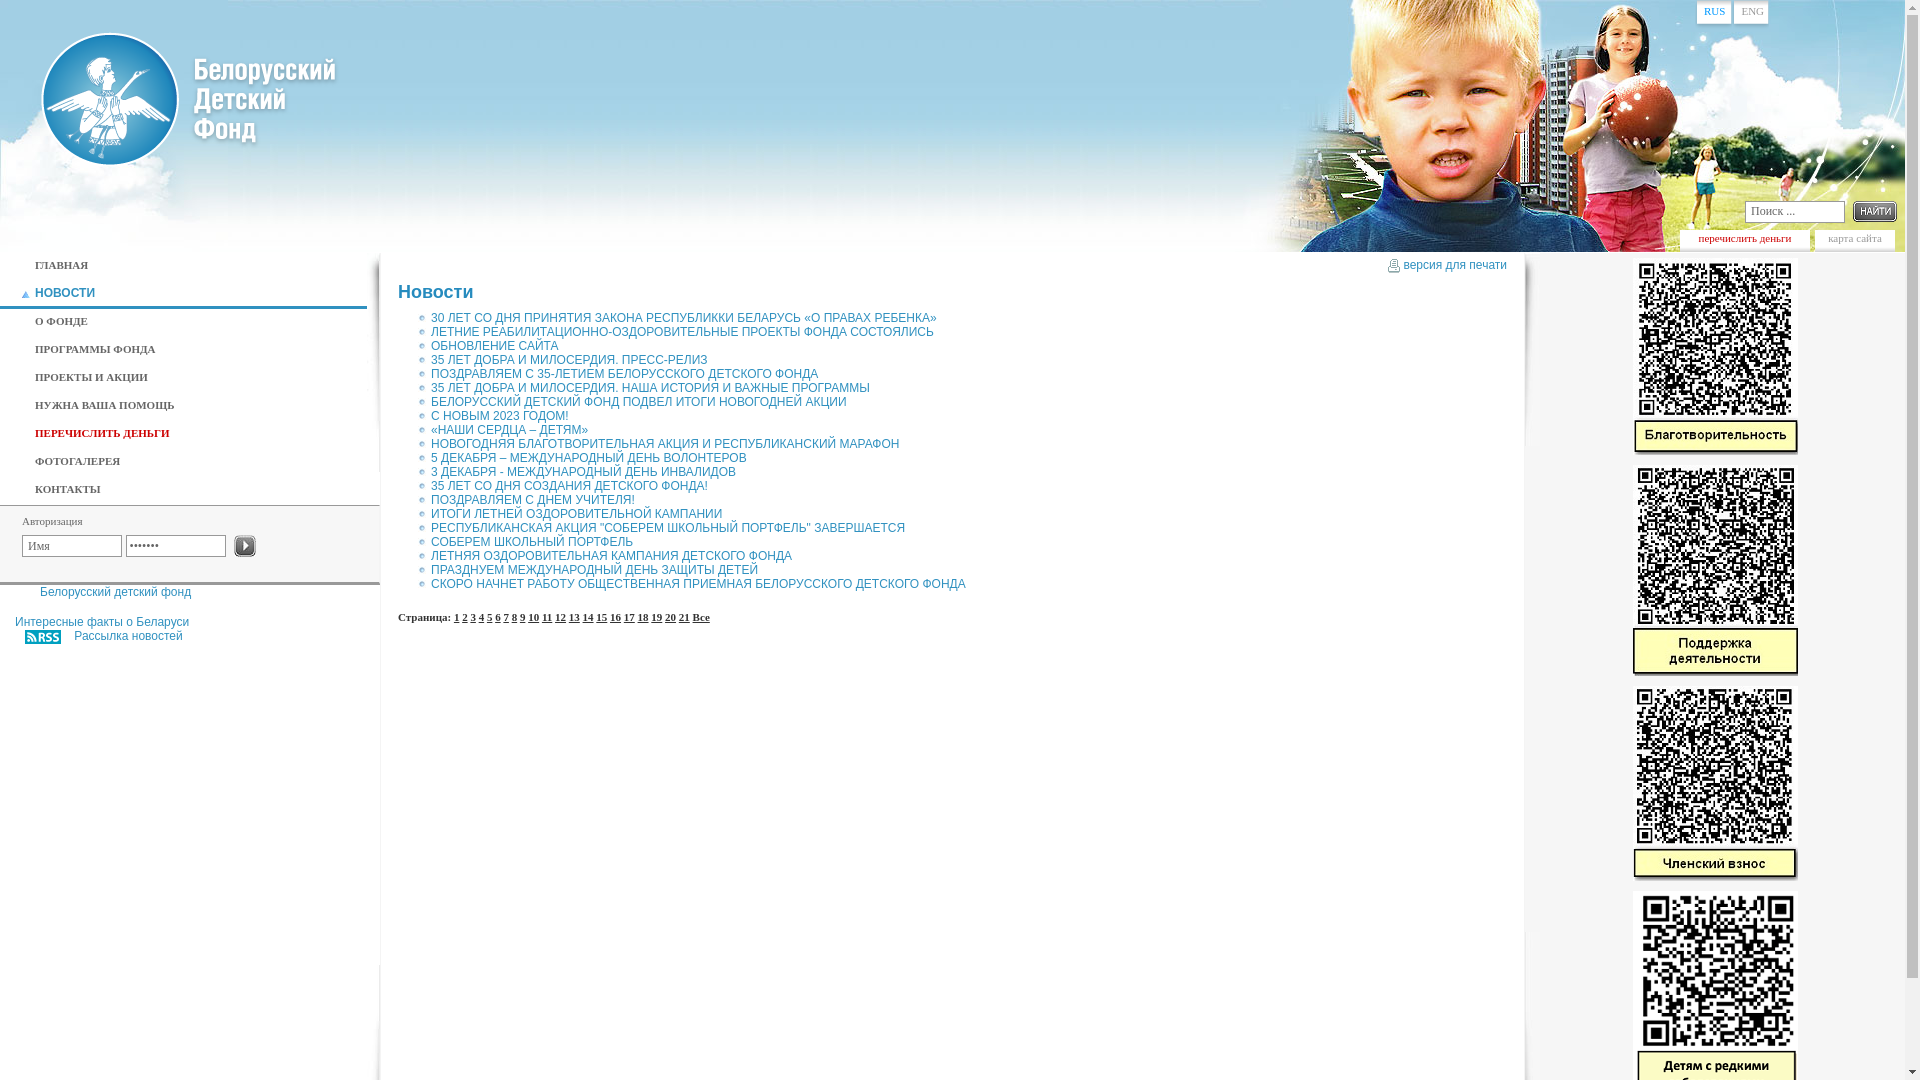 This screenshot has height=1080, width=1920. I want to click on '18', so click(643, 611).